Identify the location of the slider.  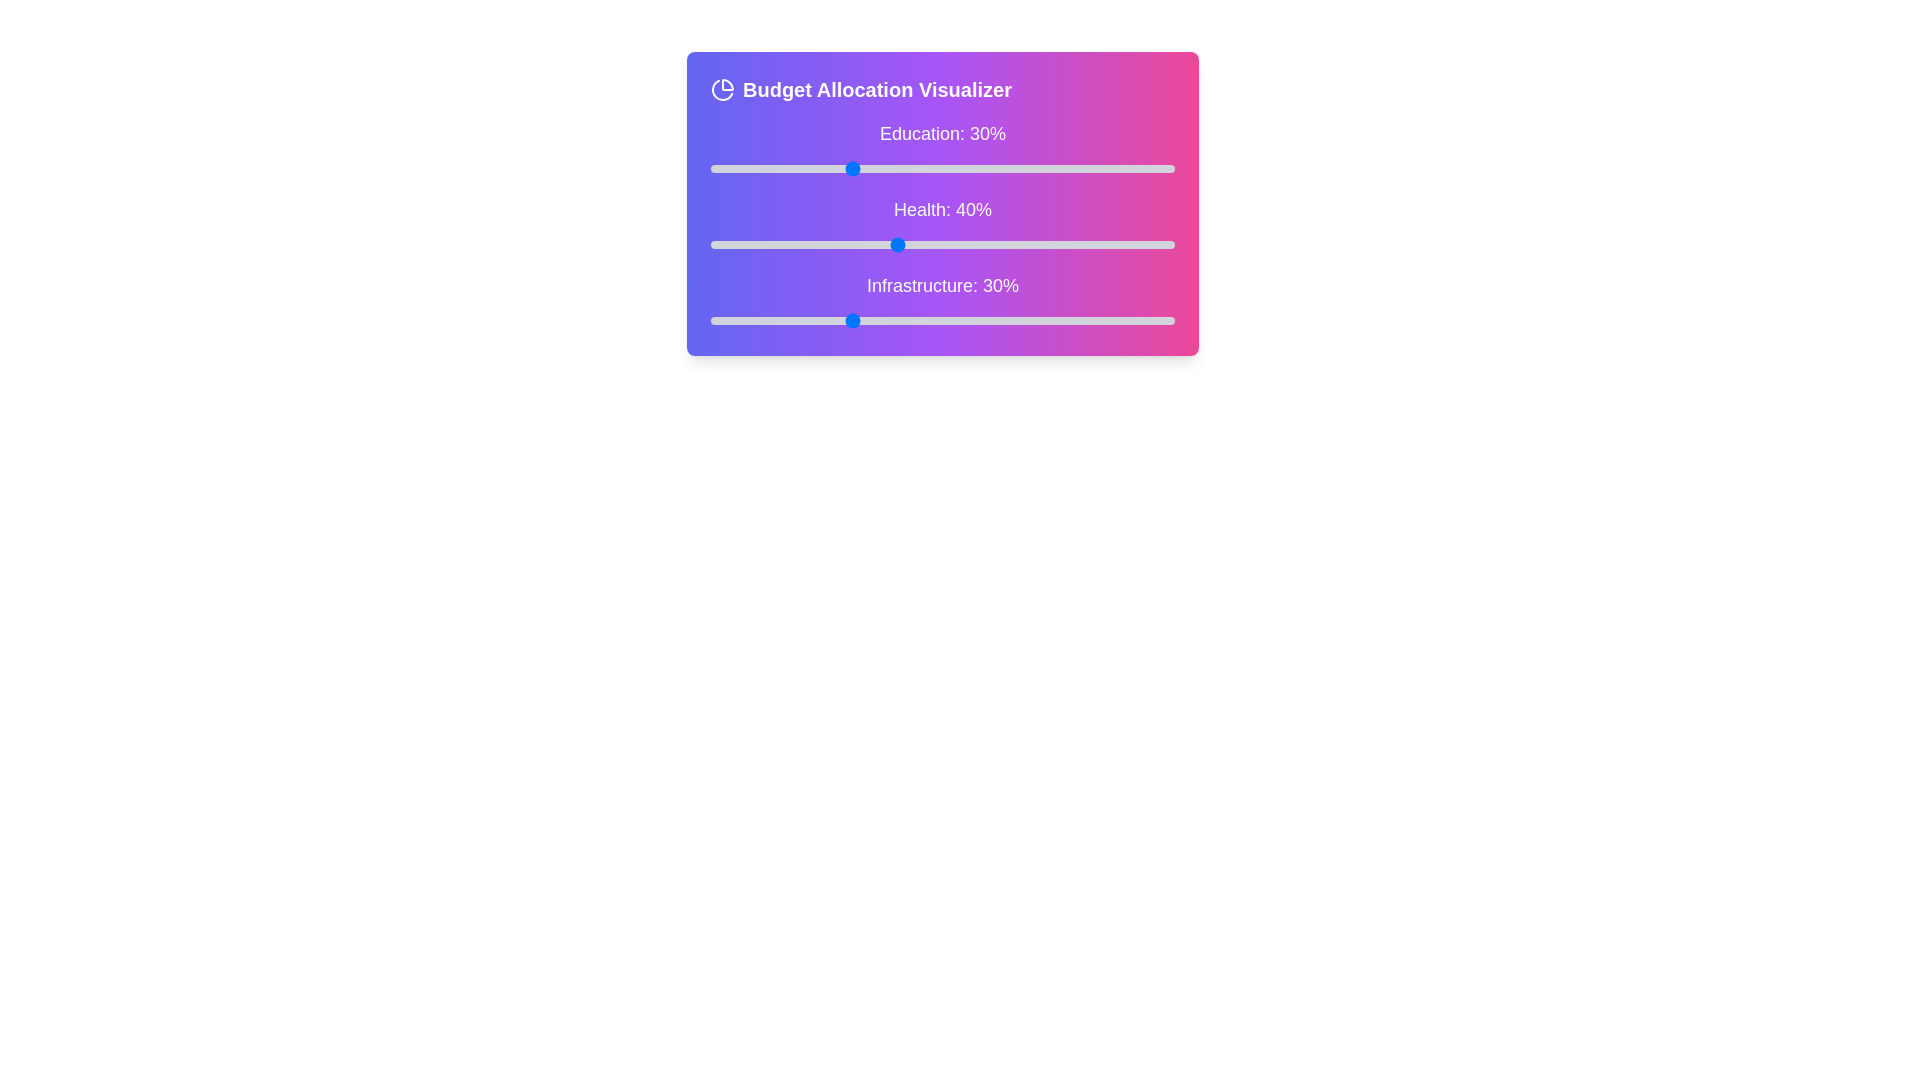
(715, 319).